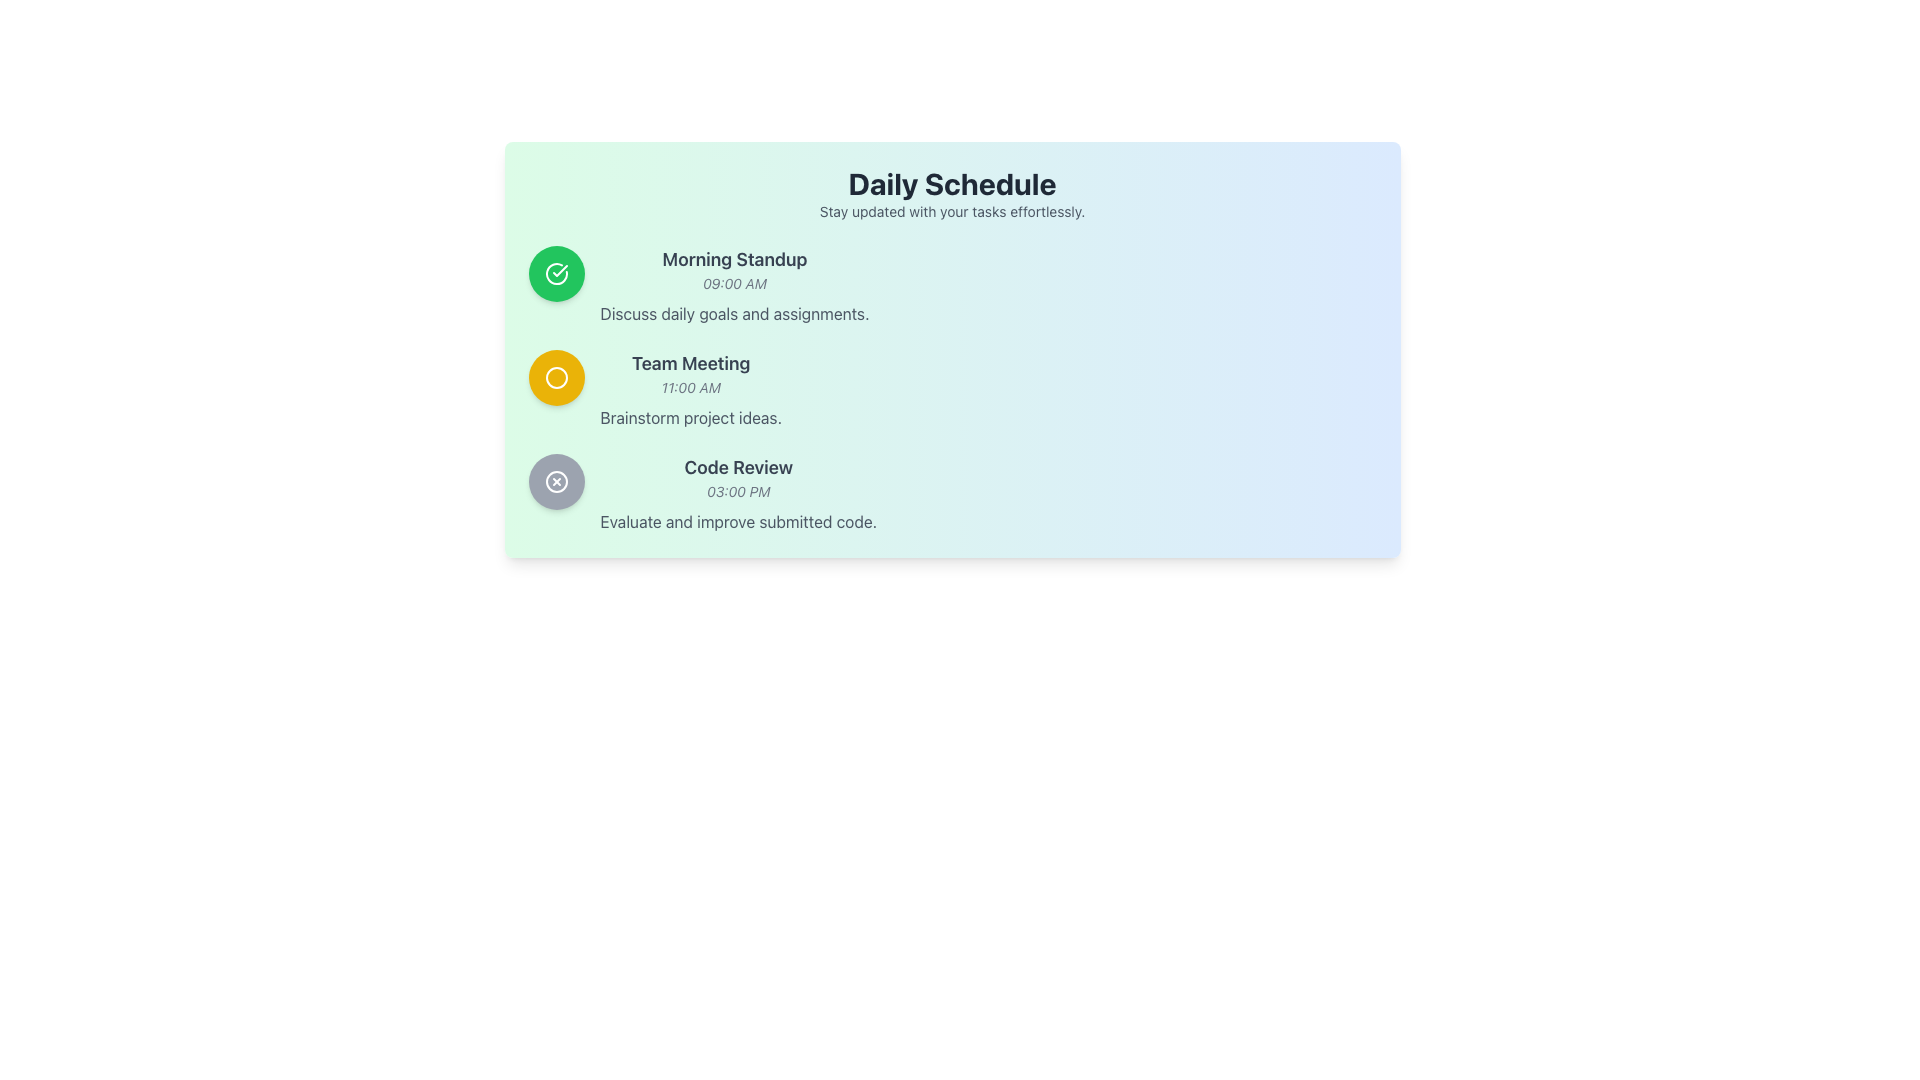 This screenshot has width=1920, height=1080. What do you see at coordinates (691, 363) in the screenshot?
I see `the Text Label element containing 'Team Meeting' which is positioned above the text '11:00 AM' and 'Brainstorm project ideas'` at bounding box center [691, 363].